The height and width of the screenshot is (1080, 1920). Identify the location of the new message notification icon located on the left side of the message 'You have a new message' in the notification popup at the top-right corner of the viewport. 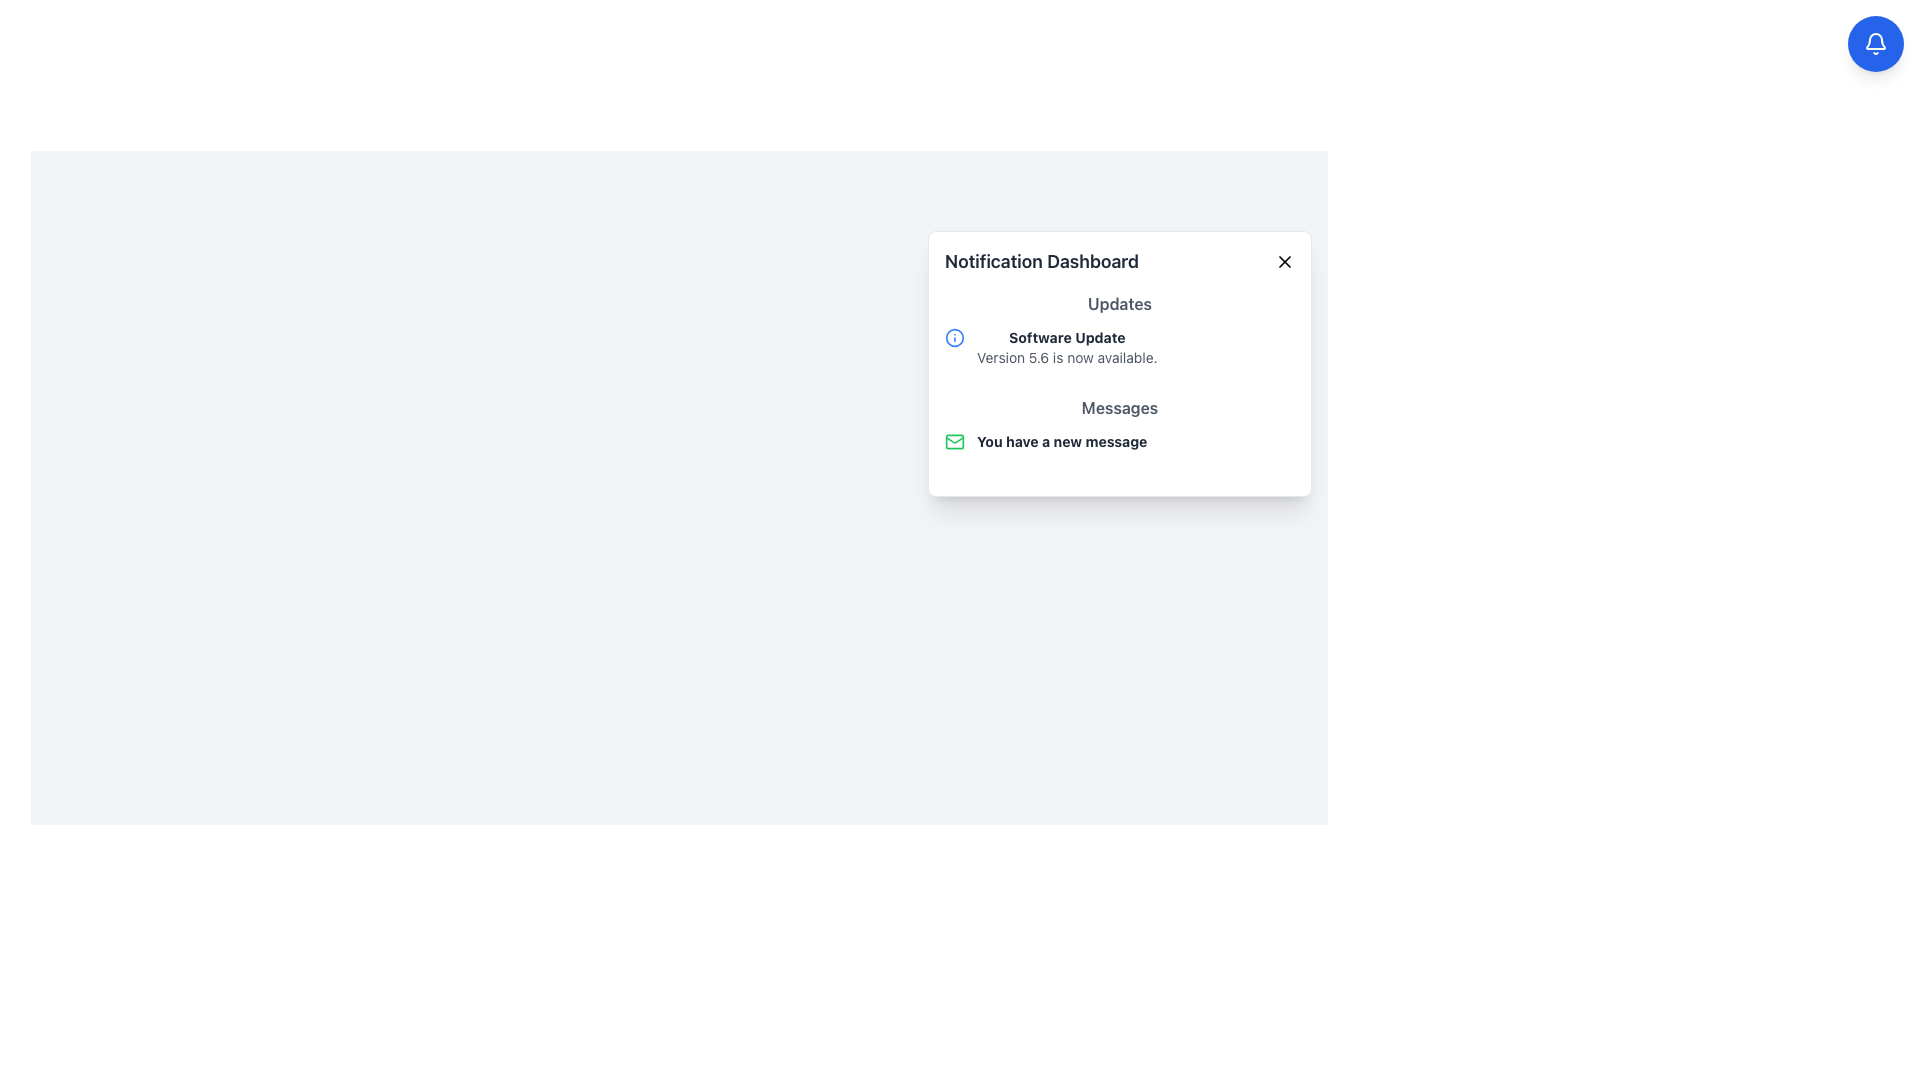
(954, 441).